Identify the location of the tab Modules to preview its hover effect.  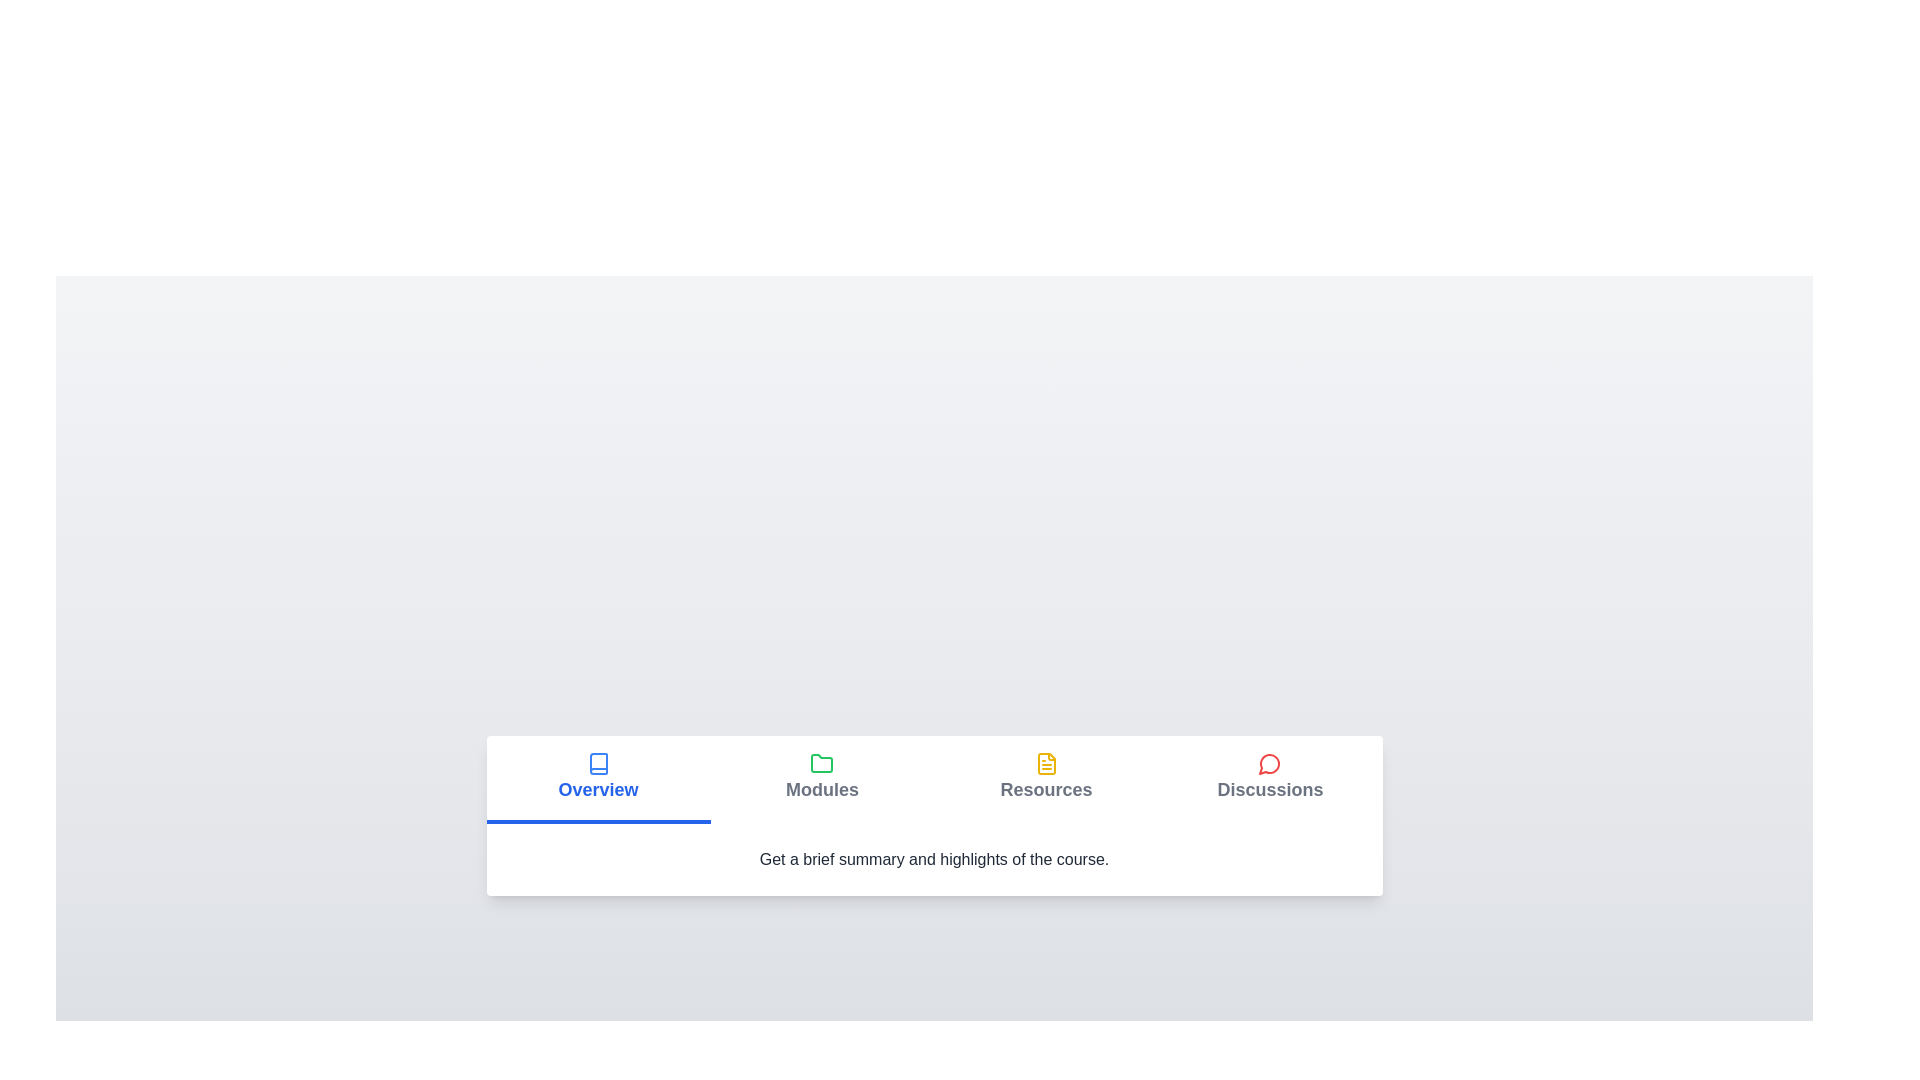
(822, 778).